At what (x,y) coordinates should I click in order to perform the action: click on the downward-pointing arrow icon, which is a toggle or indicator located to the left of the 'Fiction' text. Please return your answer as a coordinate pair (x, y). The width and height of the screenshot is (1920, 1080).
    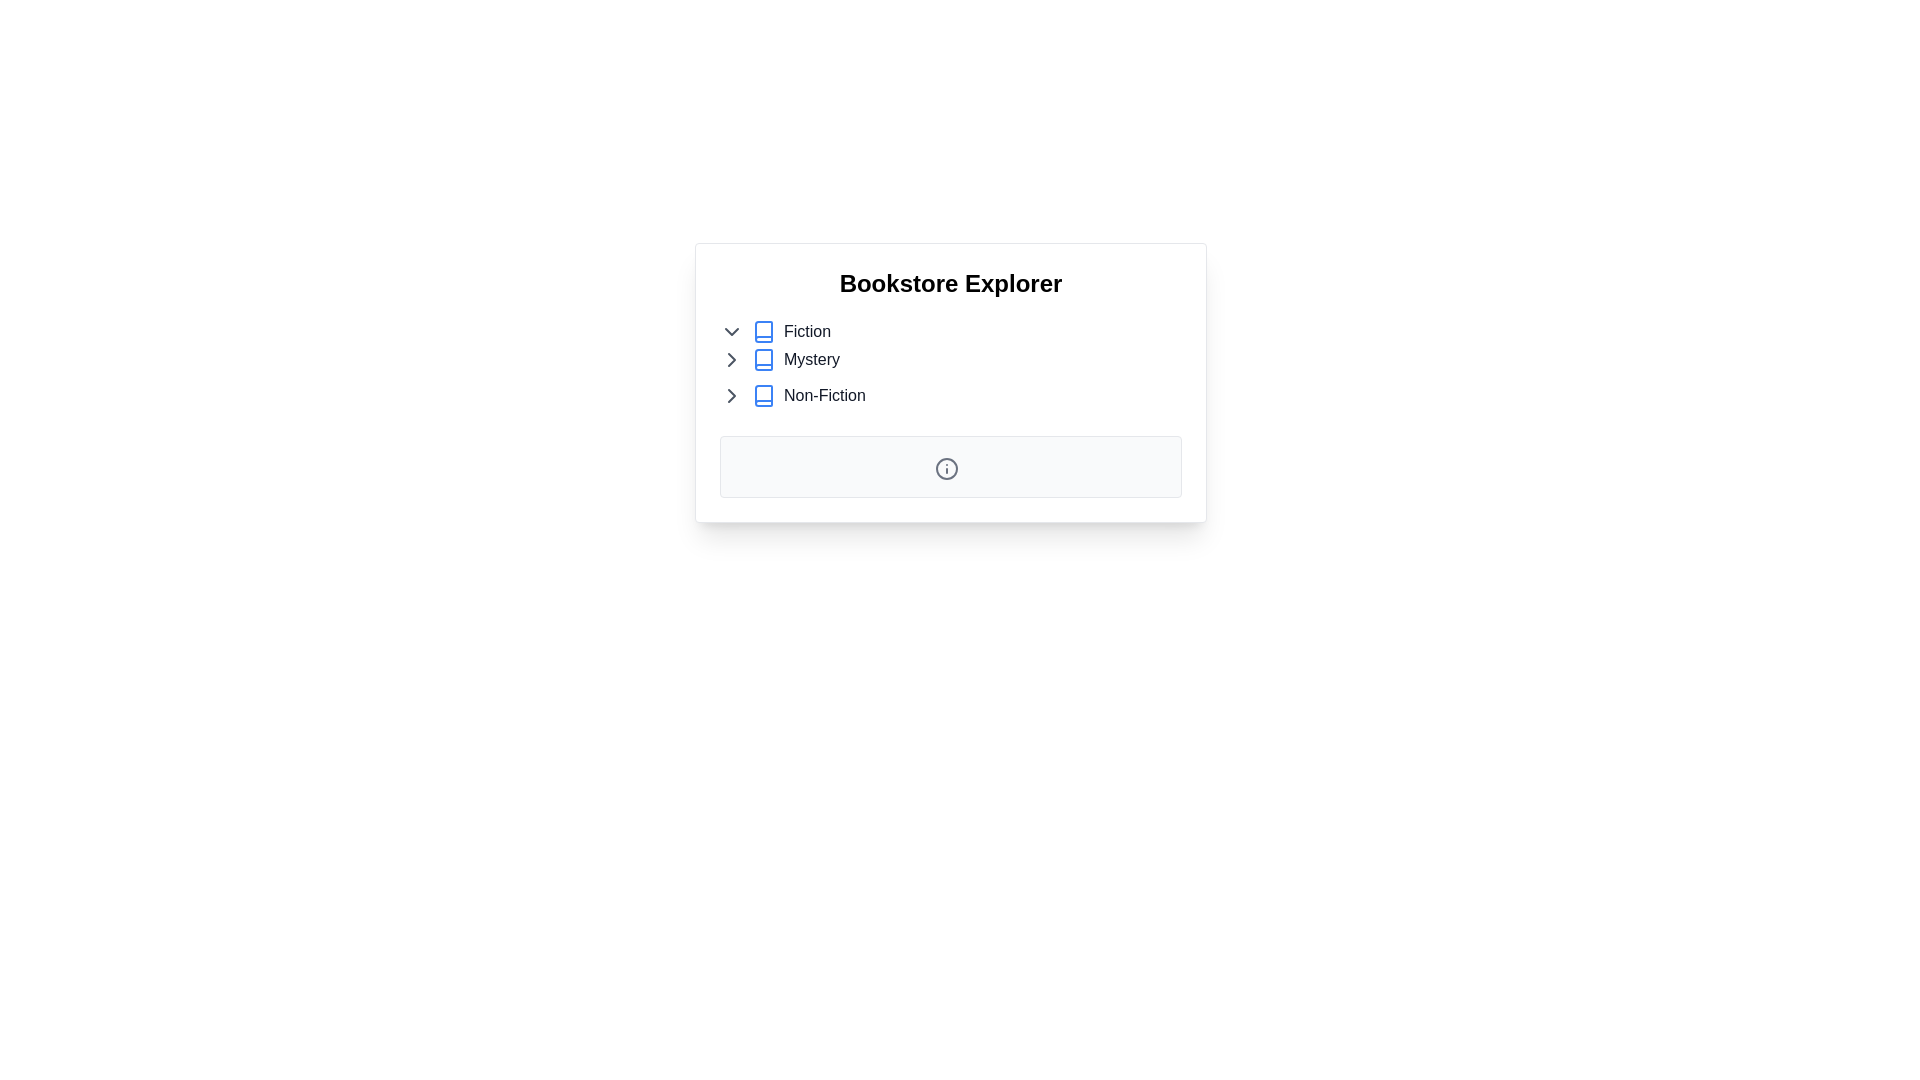
    Looking at the image, I should click on (730, 330).